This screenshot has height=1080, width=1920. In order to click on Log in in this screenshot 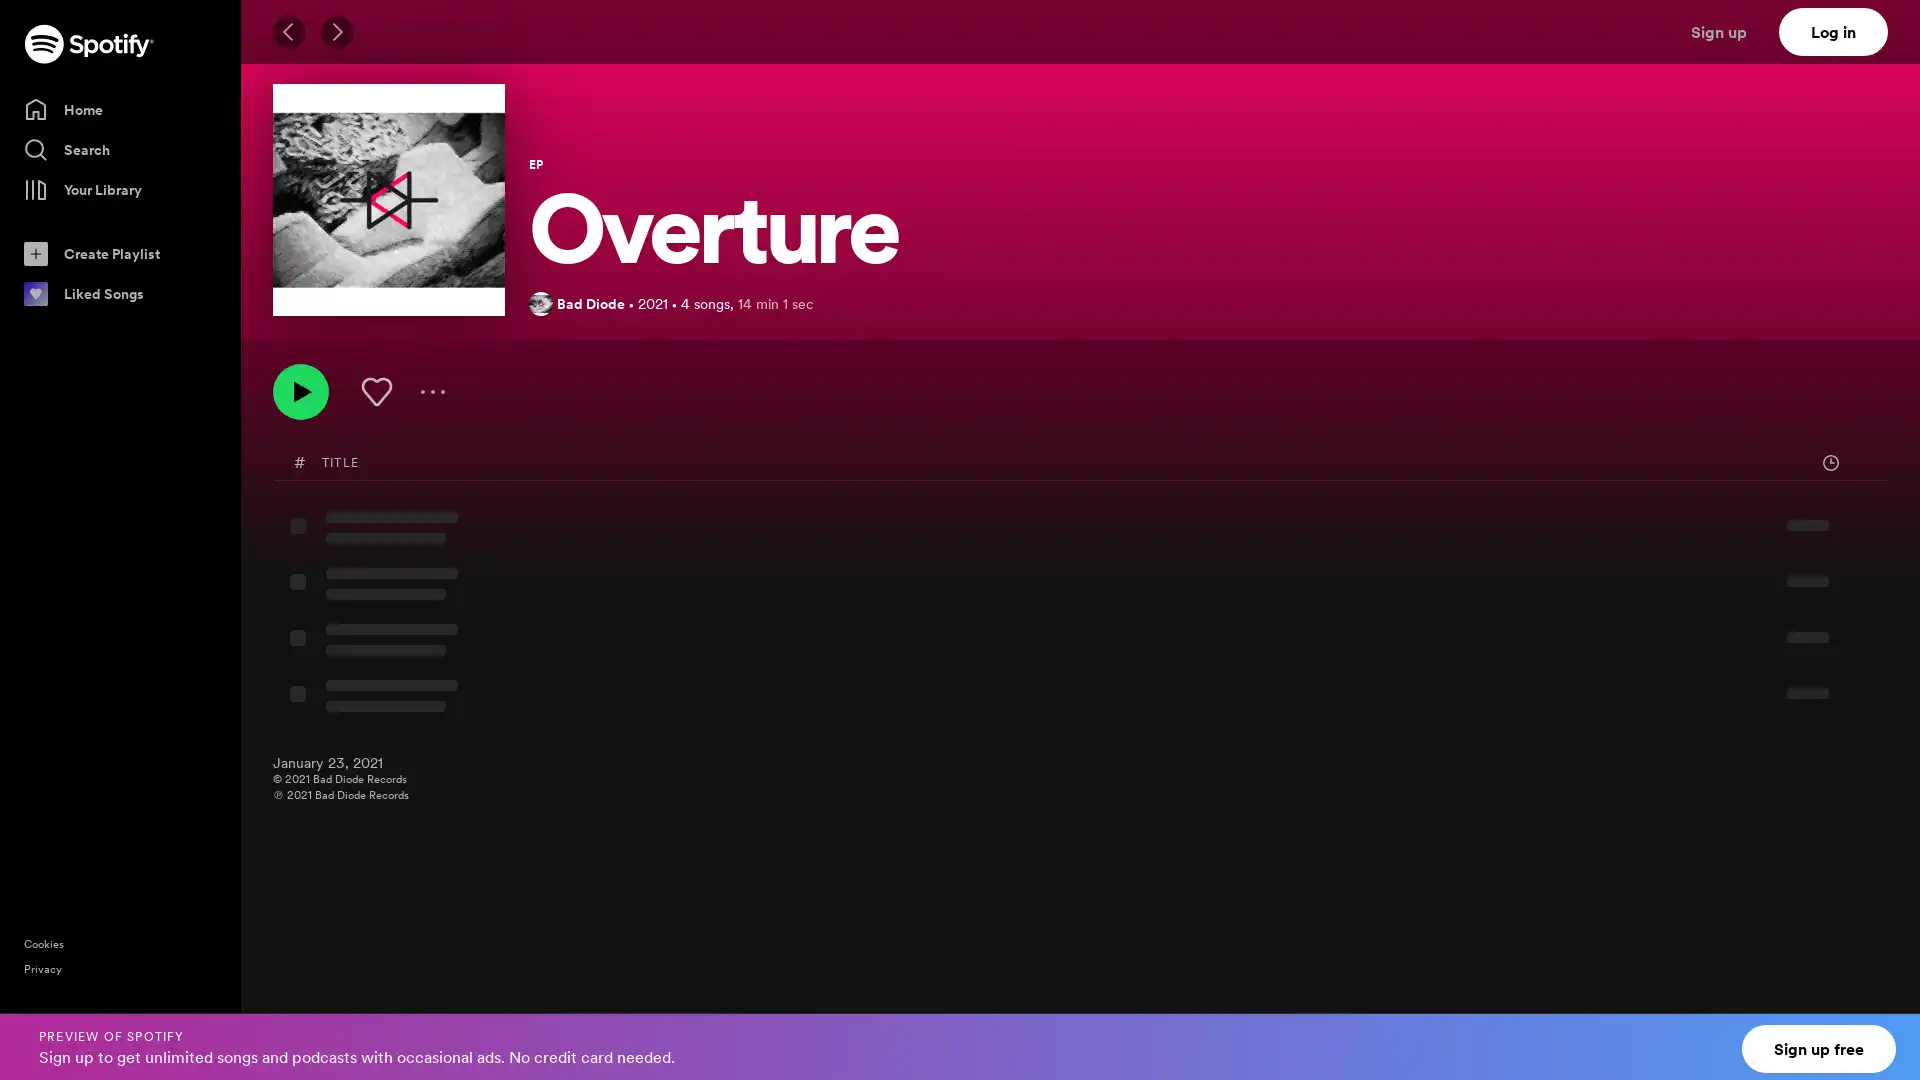, I will do `click(1833, 31)`.